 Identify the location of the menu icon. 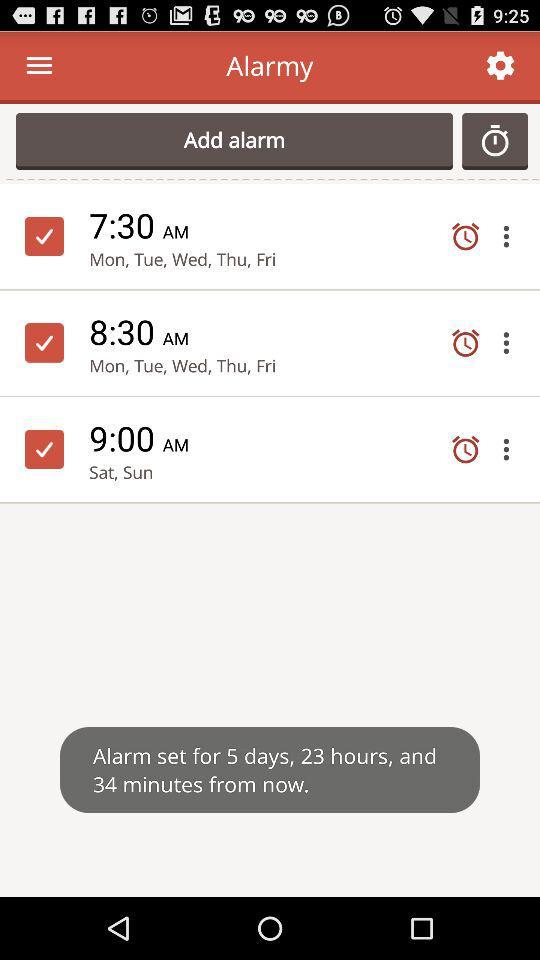
(39, 70).